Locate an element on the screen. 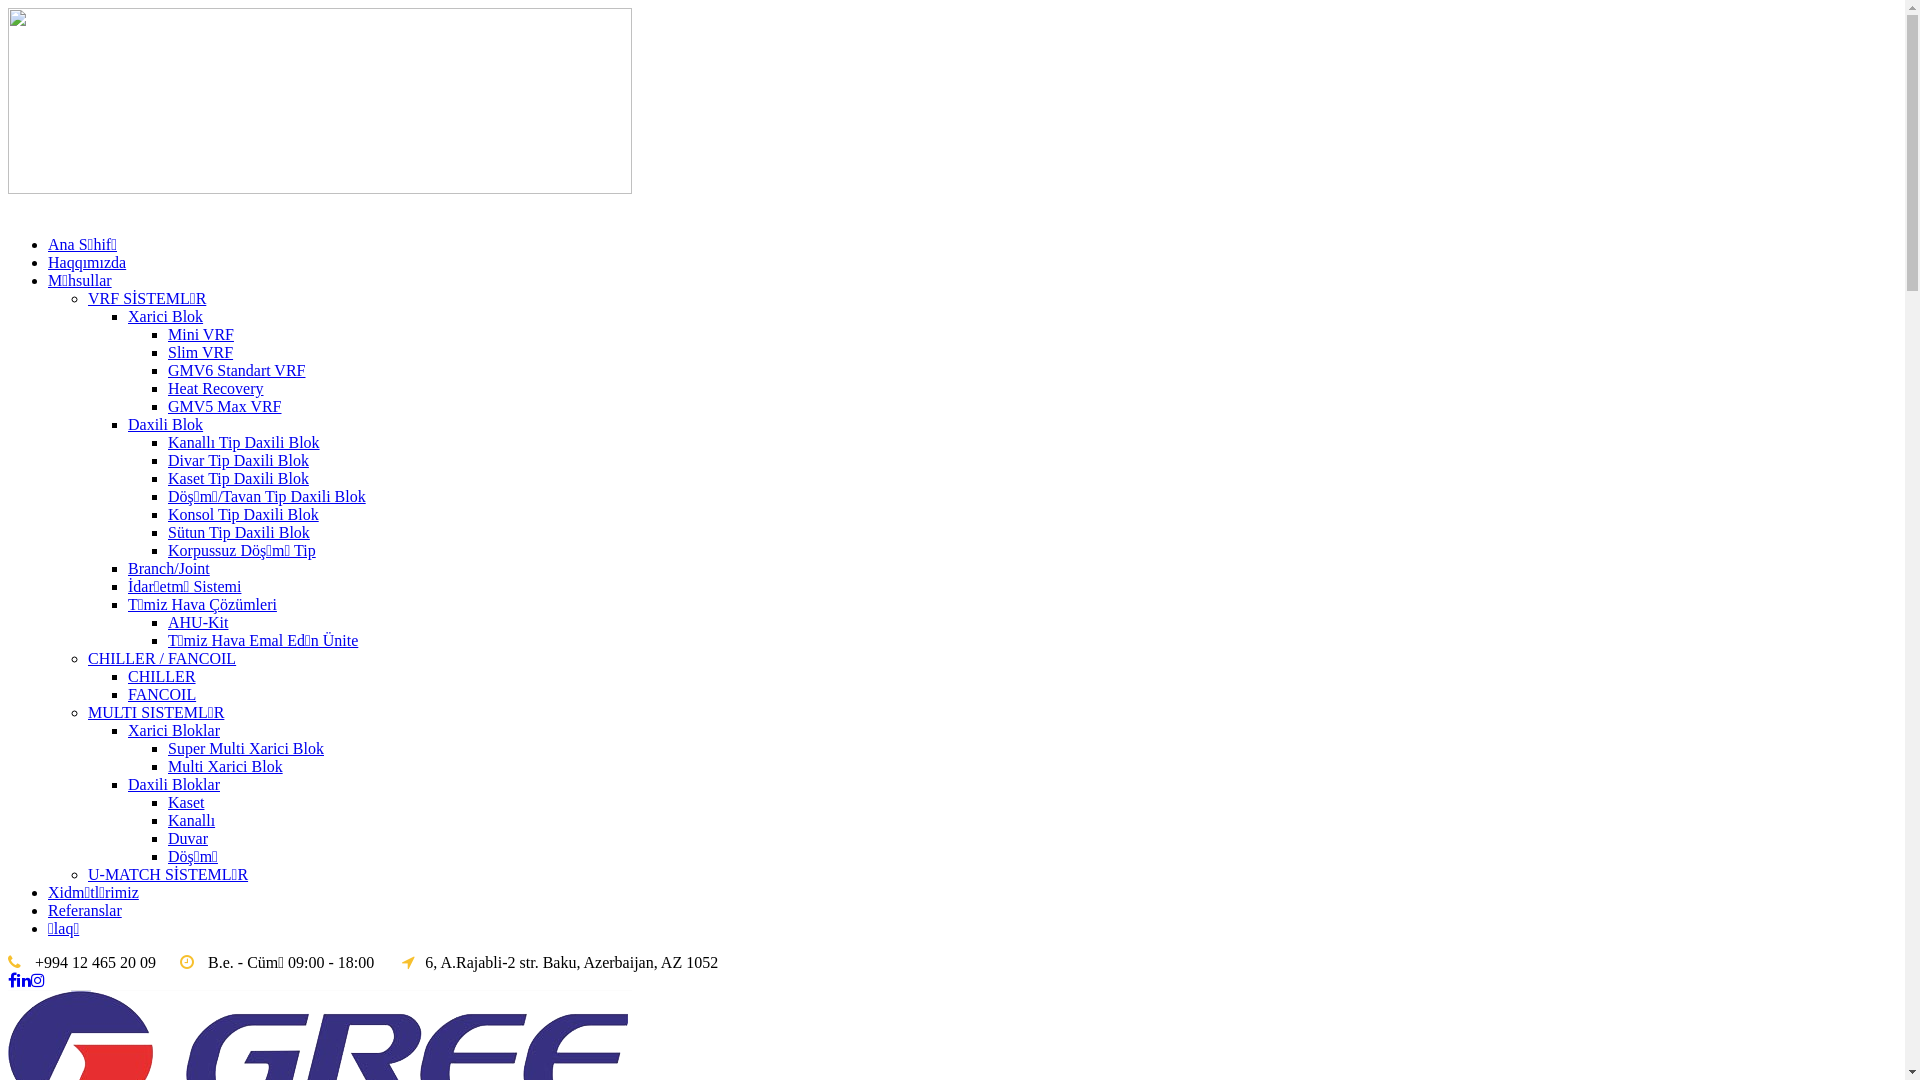 Image resolution: width=1920 pixels, height=1080 pixels. 'facebook' is located at coordinates (12, 979).